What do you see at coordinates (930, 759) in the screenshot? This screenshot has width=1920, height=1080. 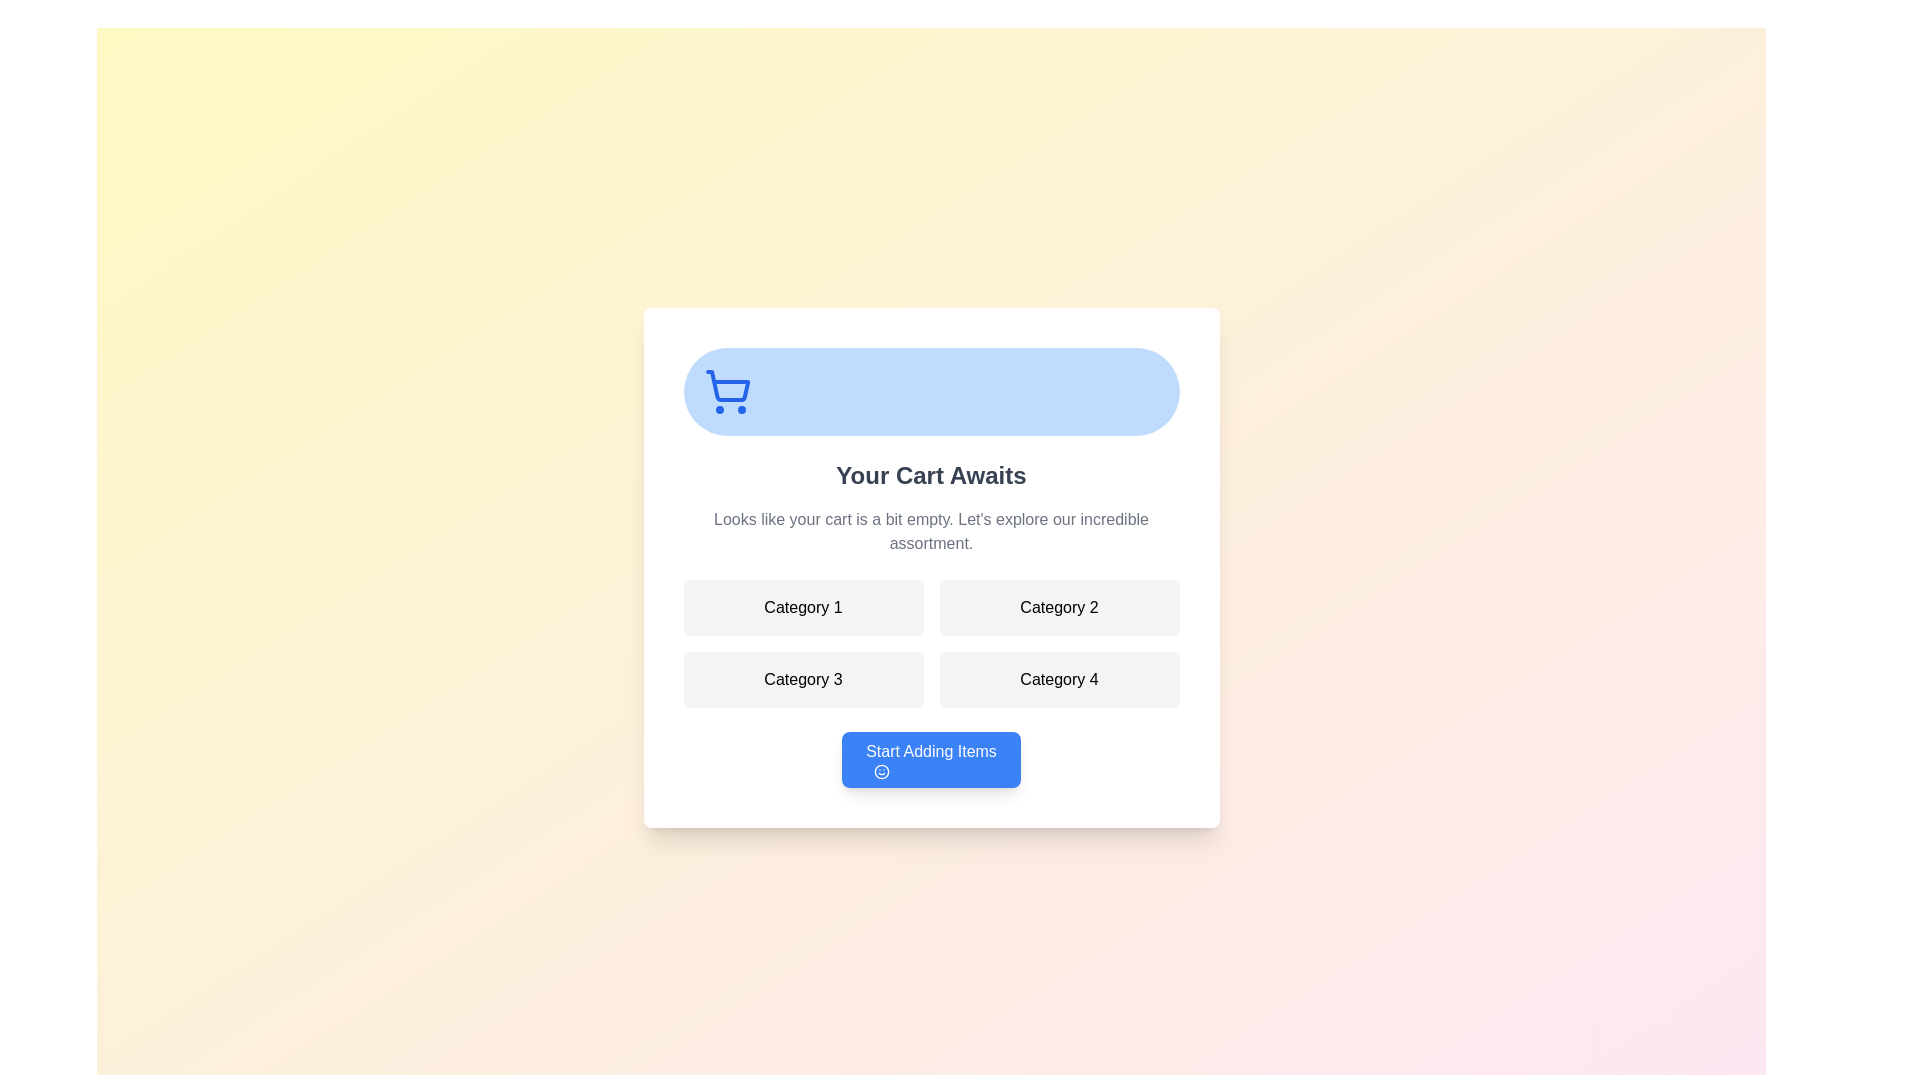 I see `the call-to-action button located at the bottom section of the cart-related content` at bounding box center [930, 759].